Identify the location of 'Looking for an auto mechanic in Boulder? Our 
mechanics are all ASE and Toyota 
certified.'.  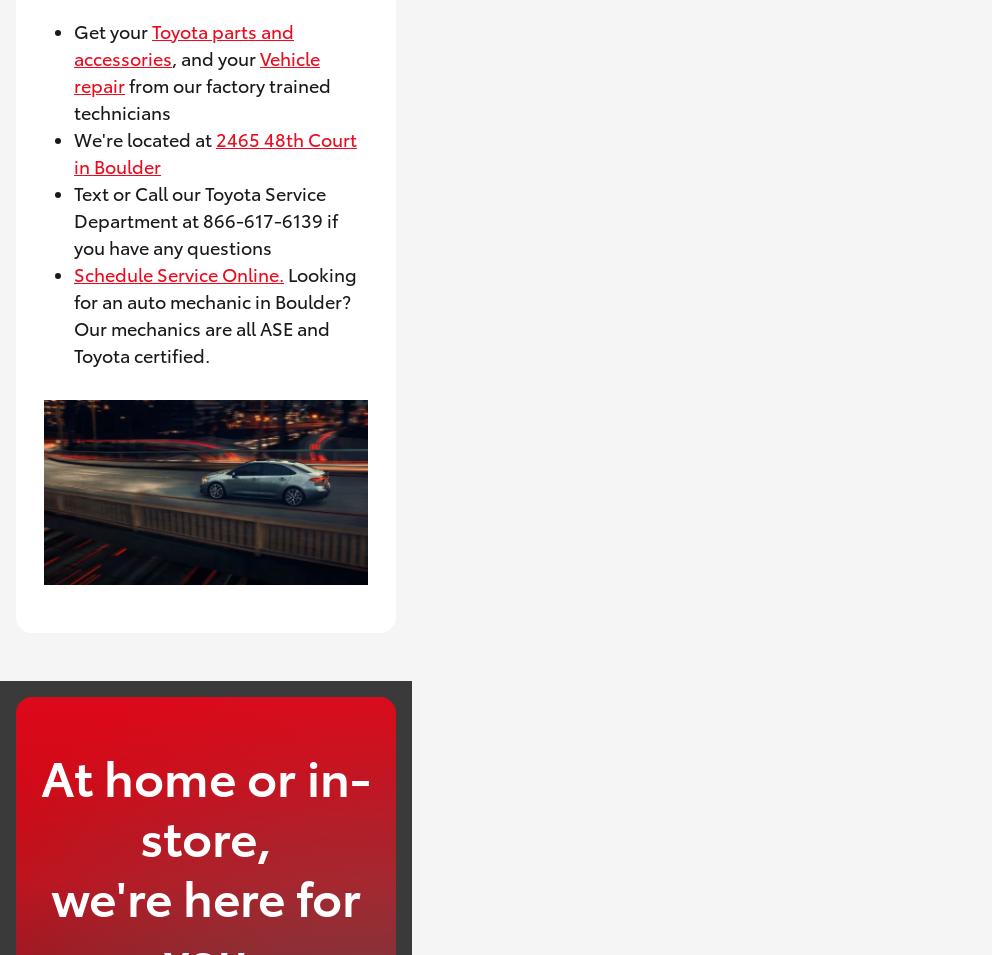
(74, 312).